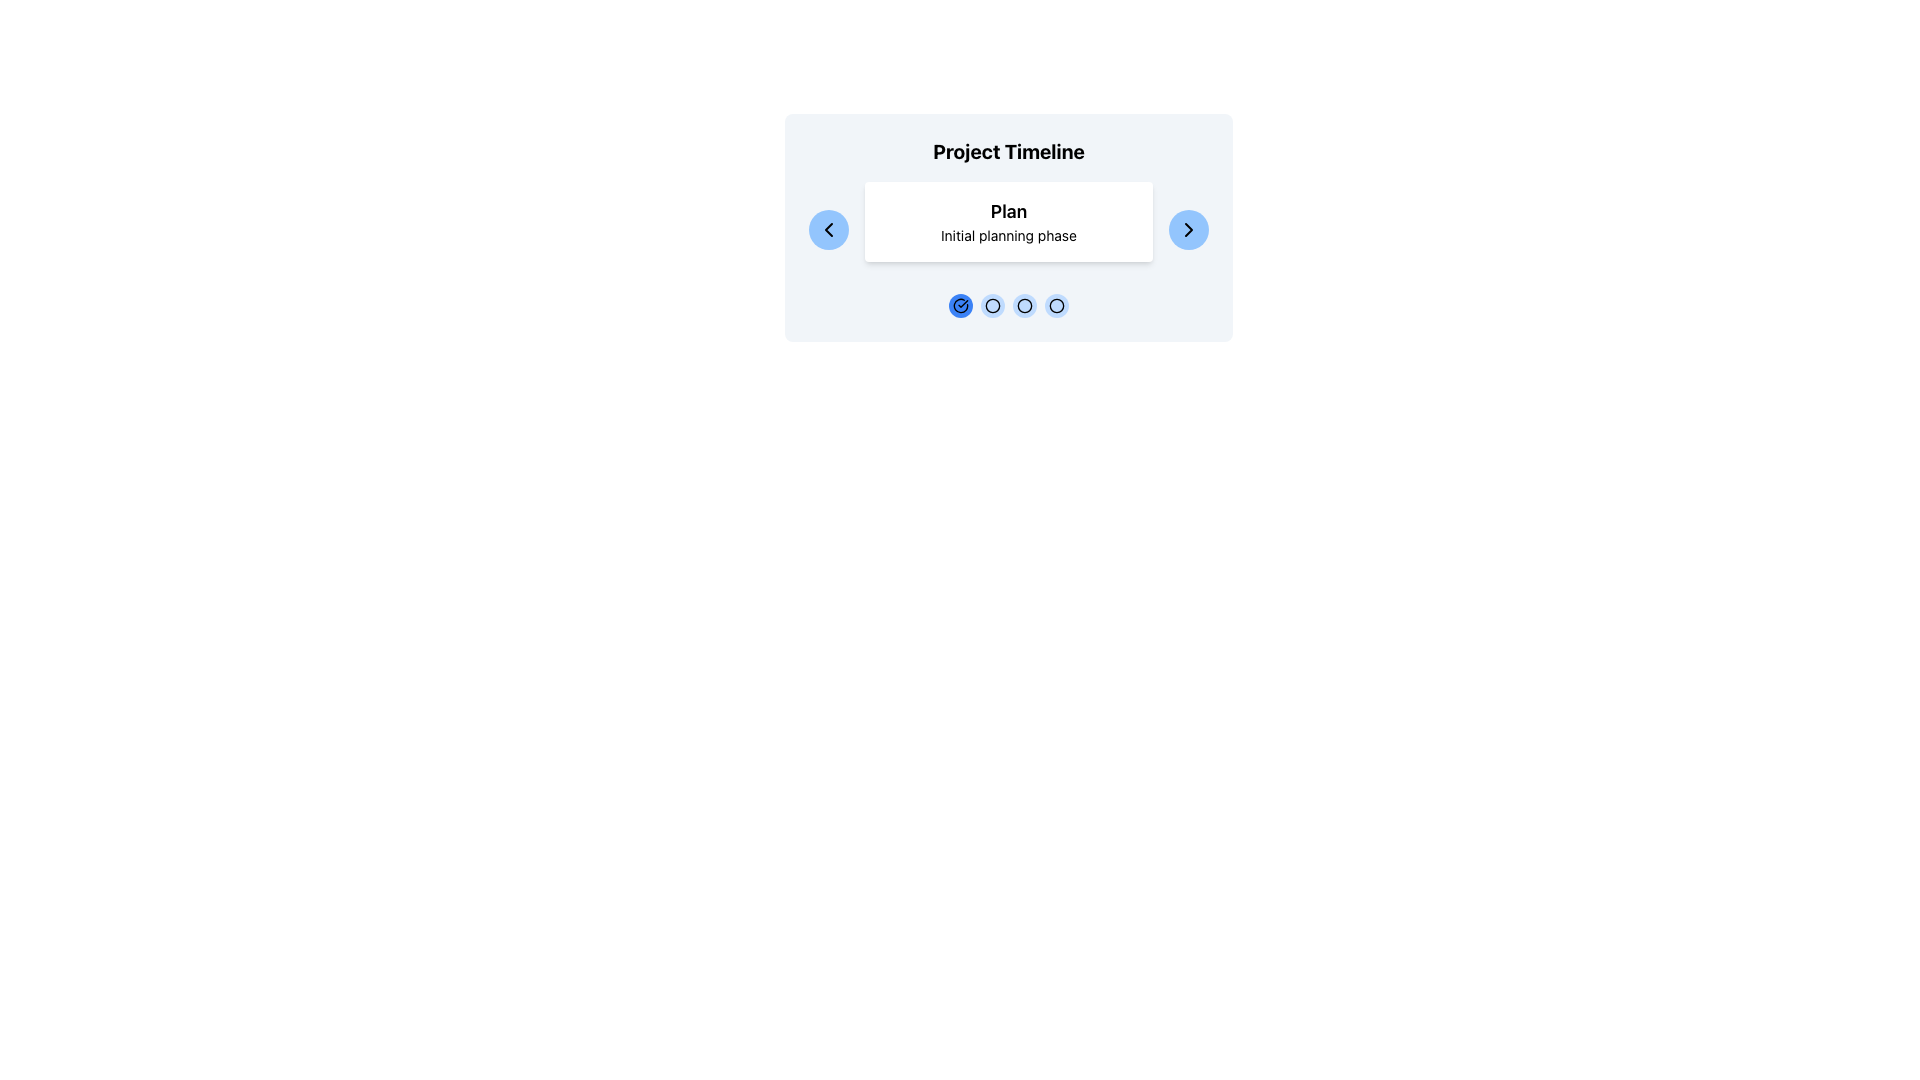 This screenshot has height=1080, width=1920. What do you see at coordinates (1189, 229) in the screenshot?
I see `the rightmost navigation button` at bounding box center [1189, 229].